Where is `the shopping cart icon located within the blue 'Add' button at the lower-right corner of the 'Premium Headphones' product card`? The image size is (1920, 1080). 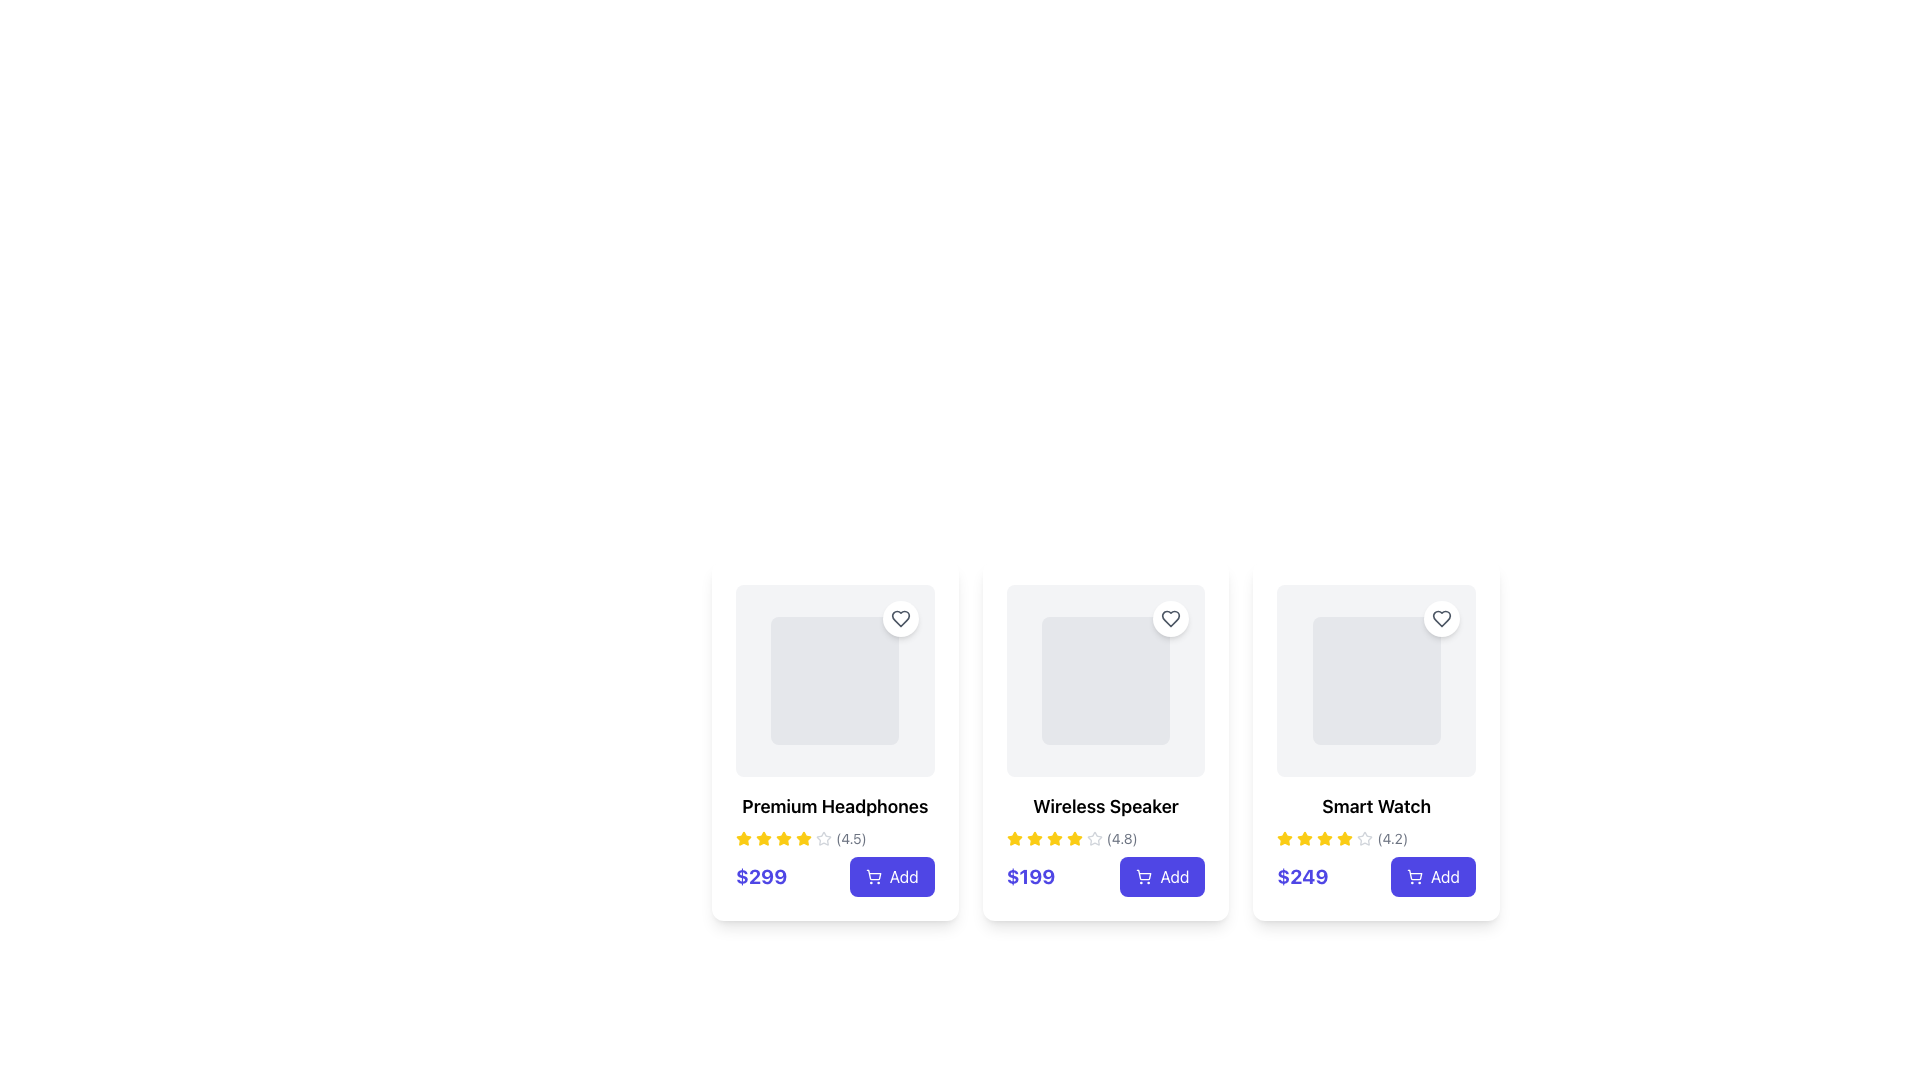
the shopping cart icon located within the blue 'Add' button at the lower-right corner of the 'Premium Headphones' product card is located at coordinates (873, 875).